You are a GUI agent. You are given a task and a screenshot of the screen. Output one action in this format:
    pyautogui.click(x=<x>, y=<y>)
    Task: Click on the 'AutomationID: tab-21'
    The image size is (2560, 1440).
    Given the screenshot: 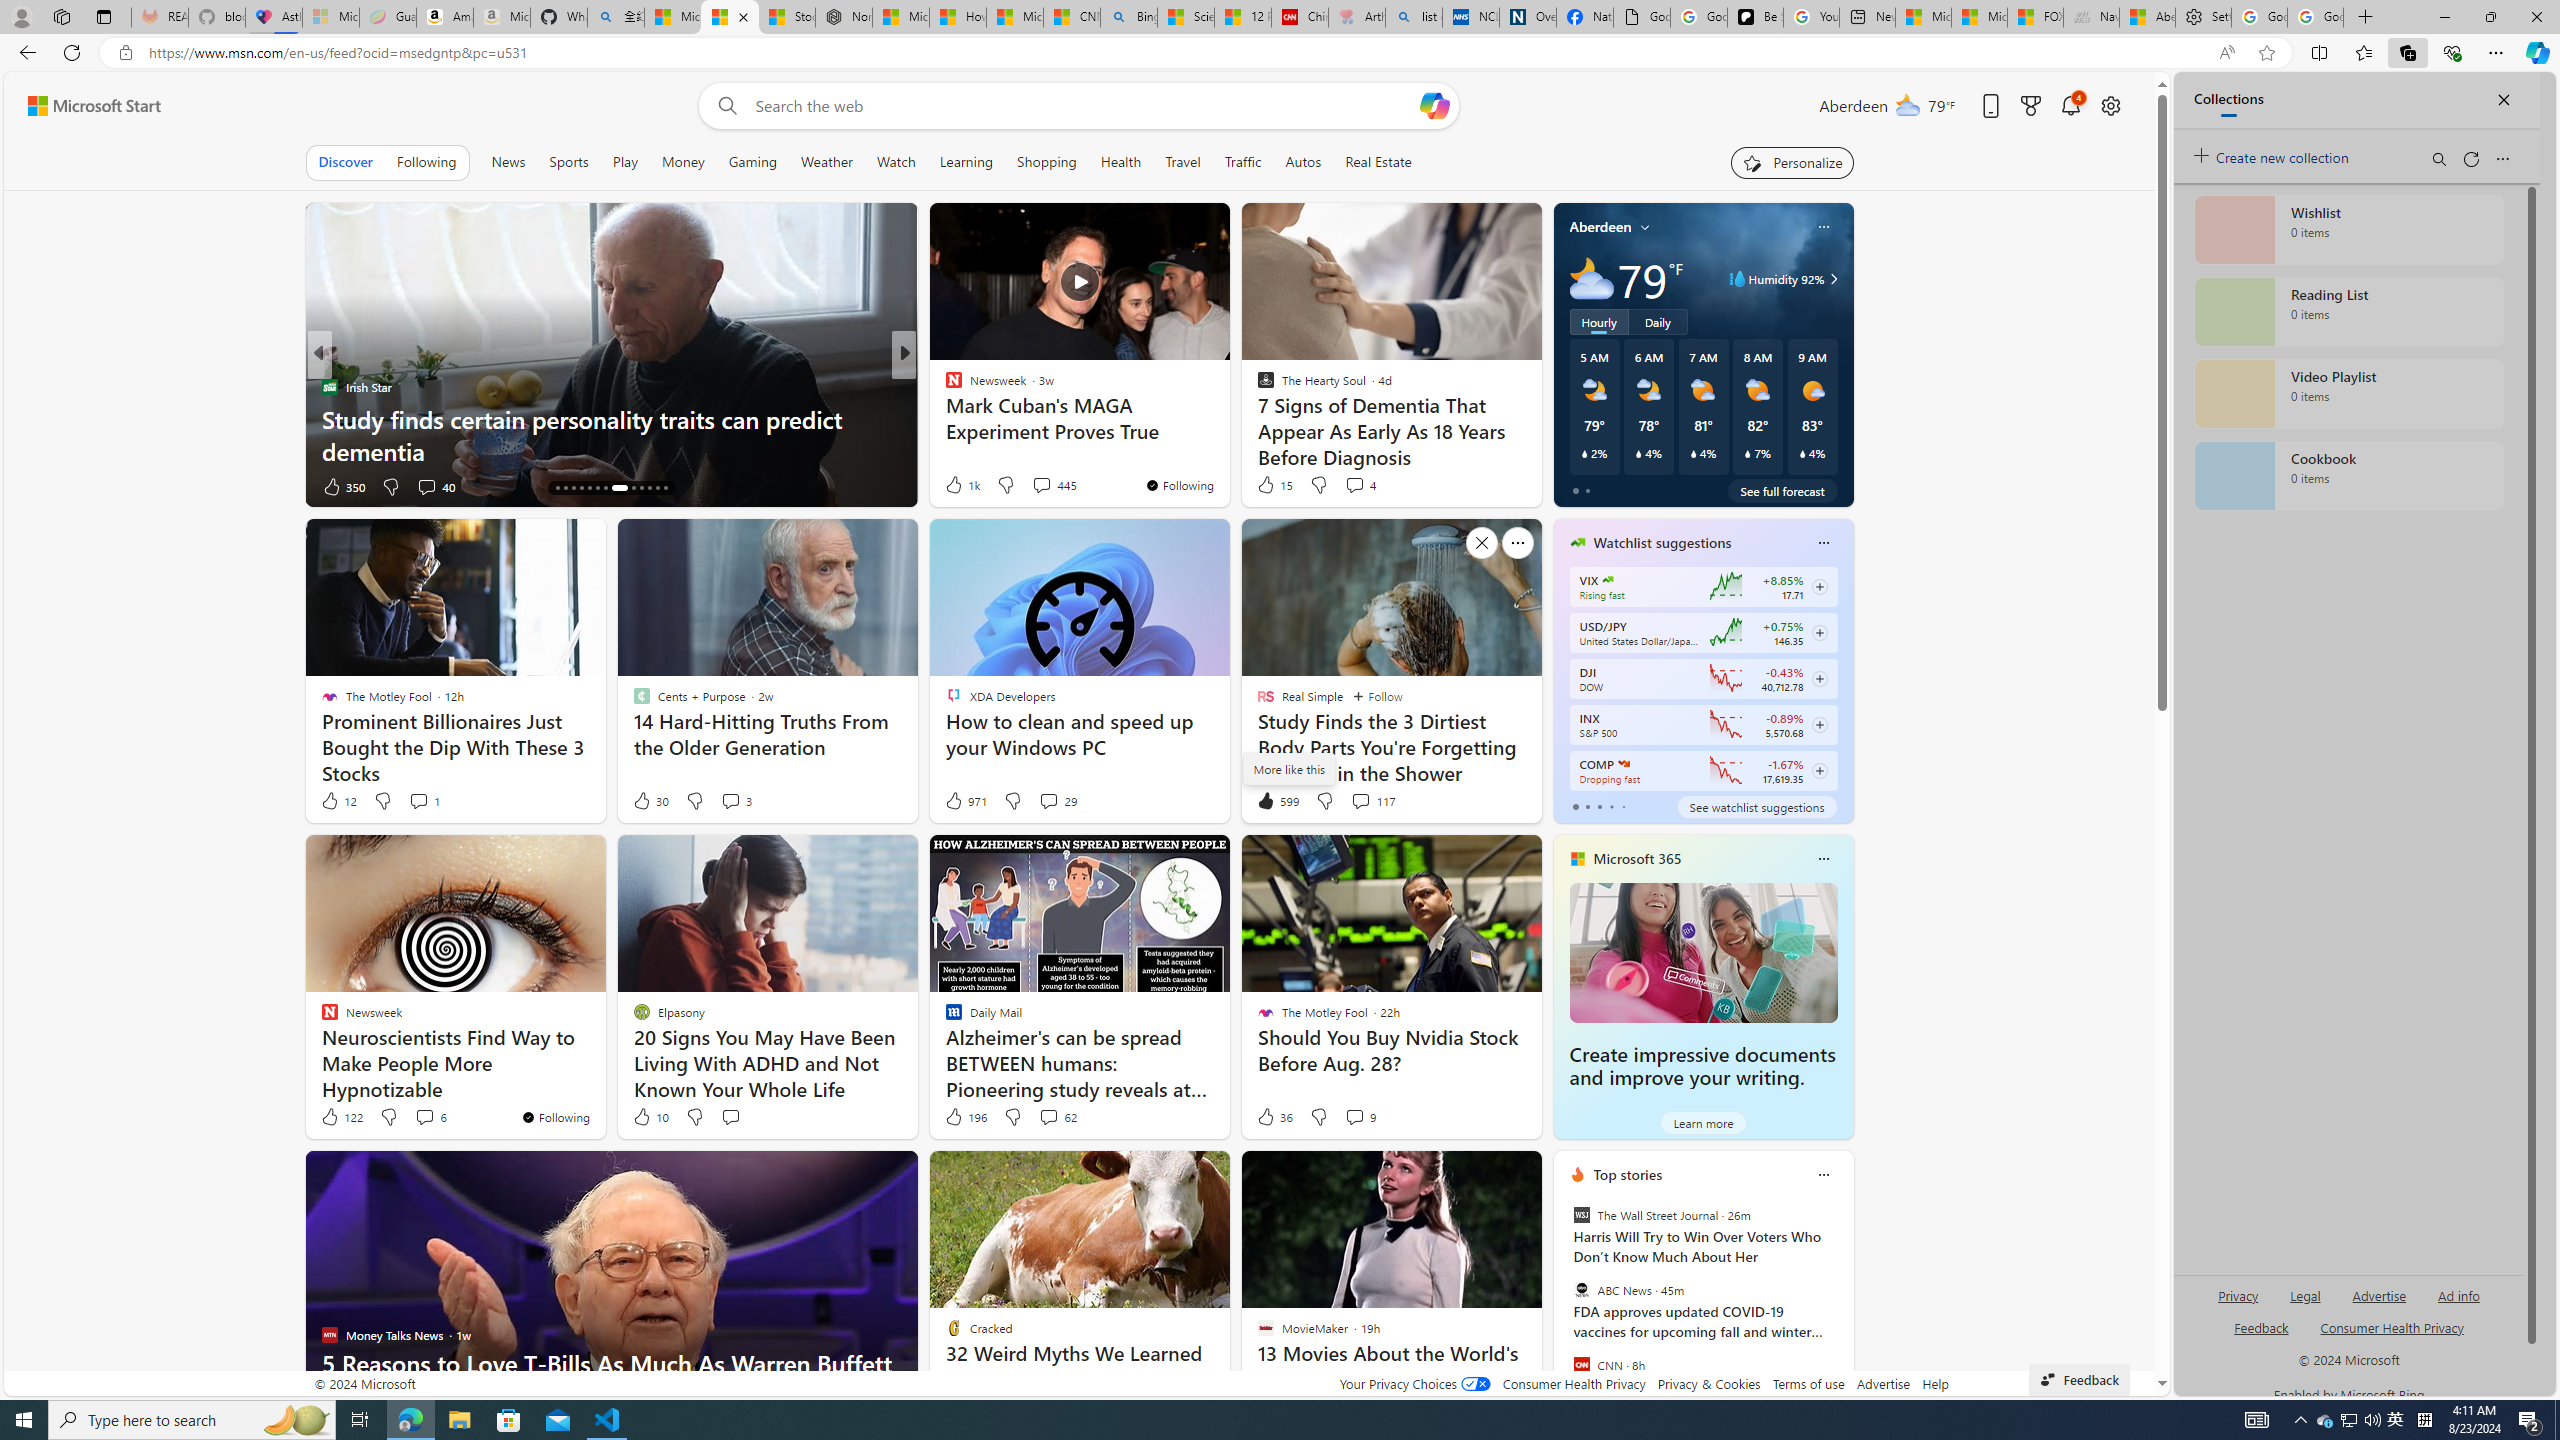 What is the action you would take?
    pyautogui.click(x=619, y=487)
    